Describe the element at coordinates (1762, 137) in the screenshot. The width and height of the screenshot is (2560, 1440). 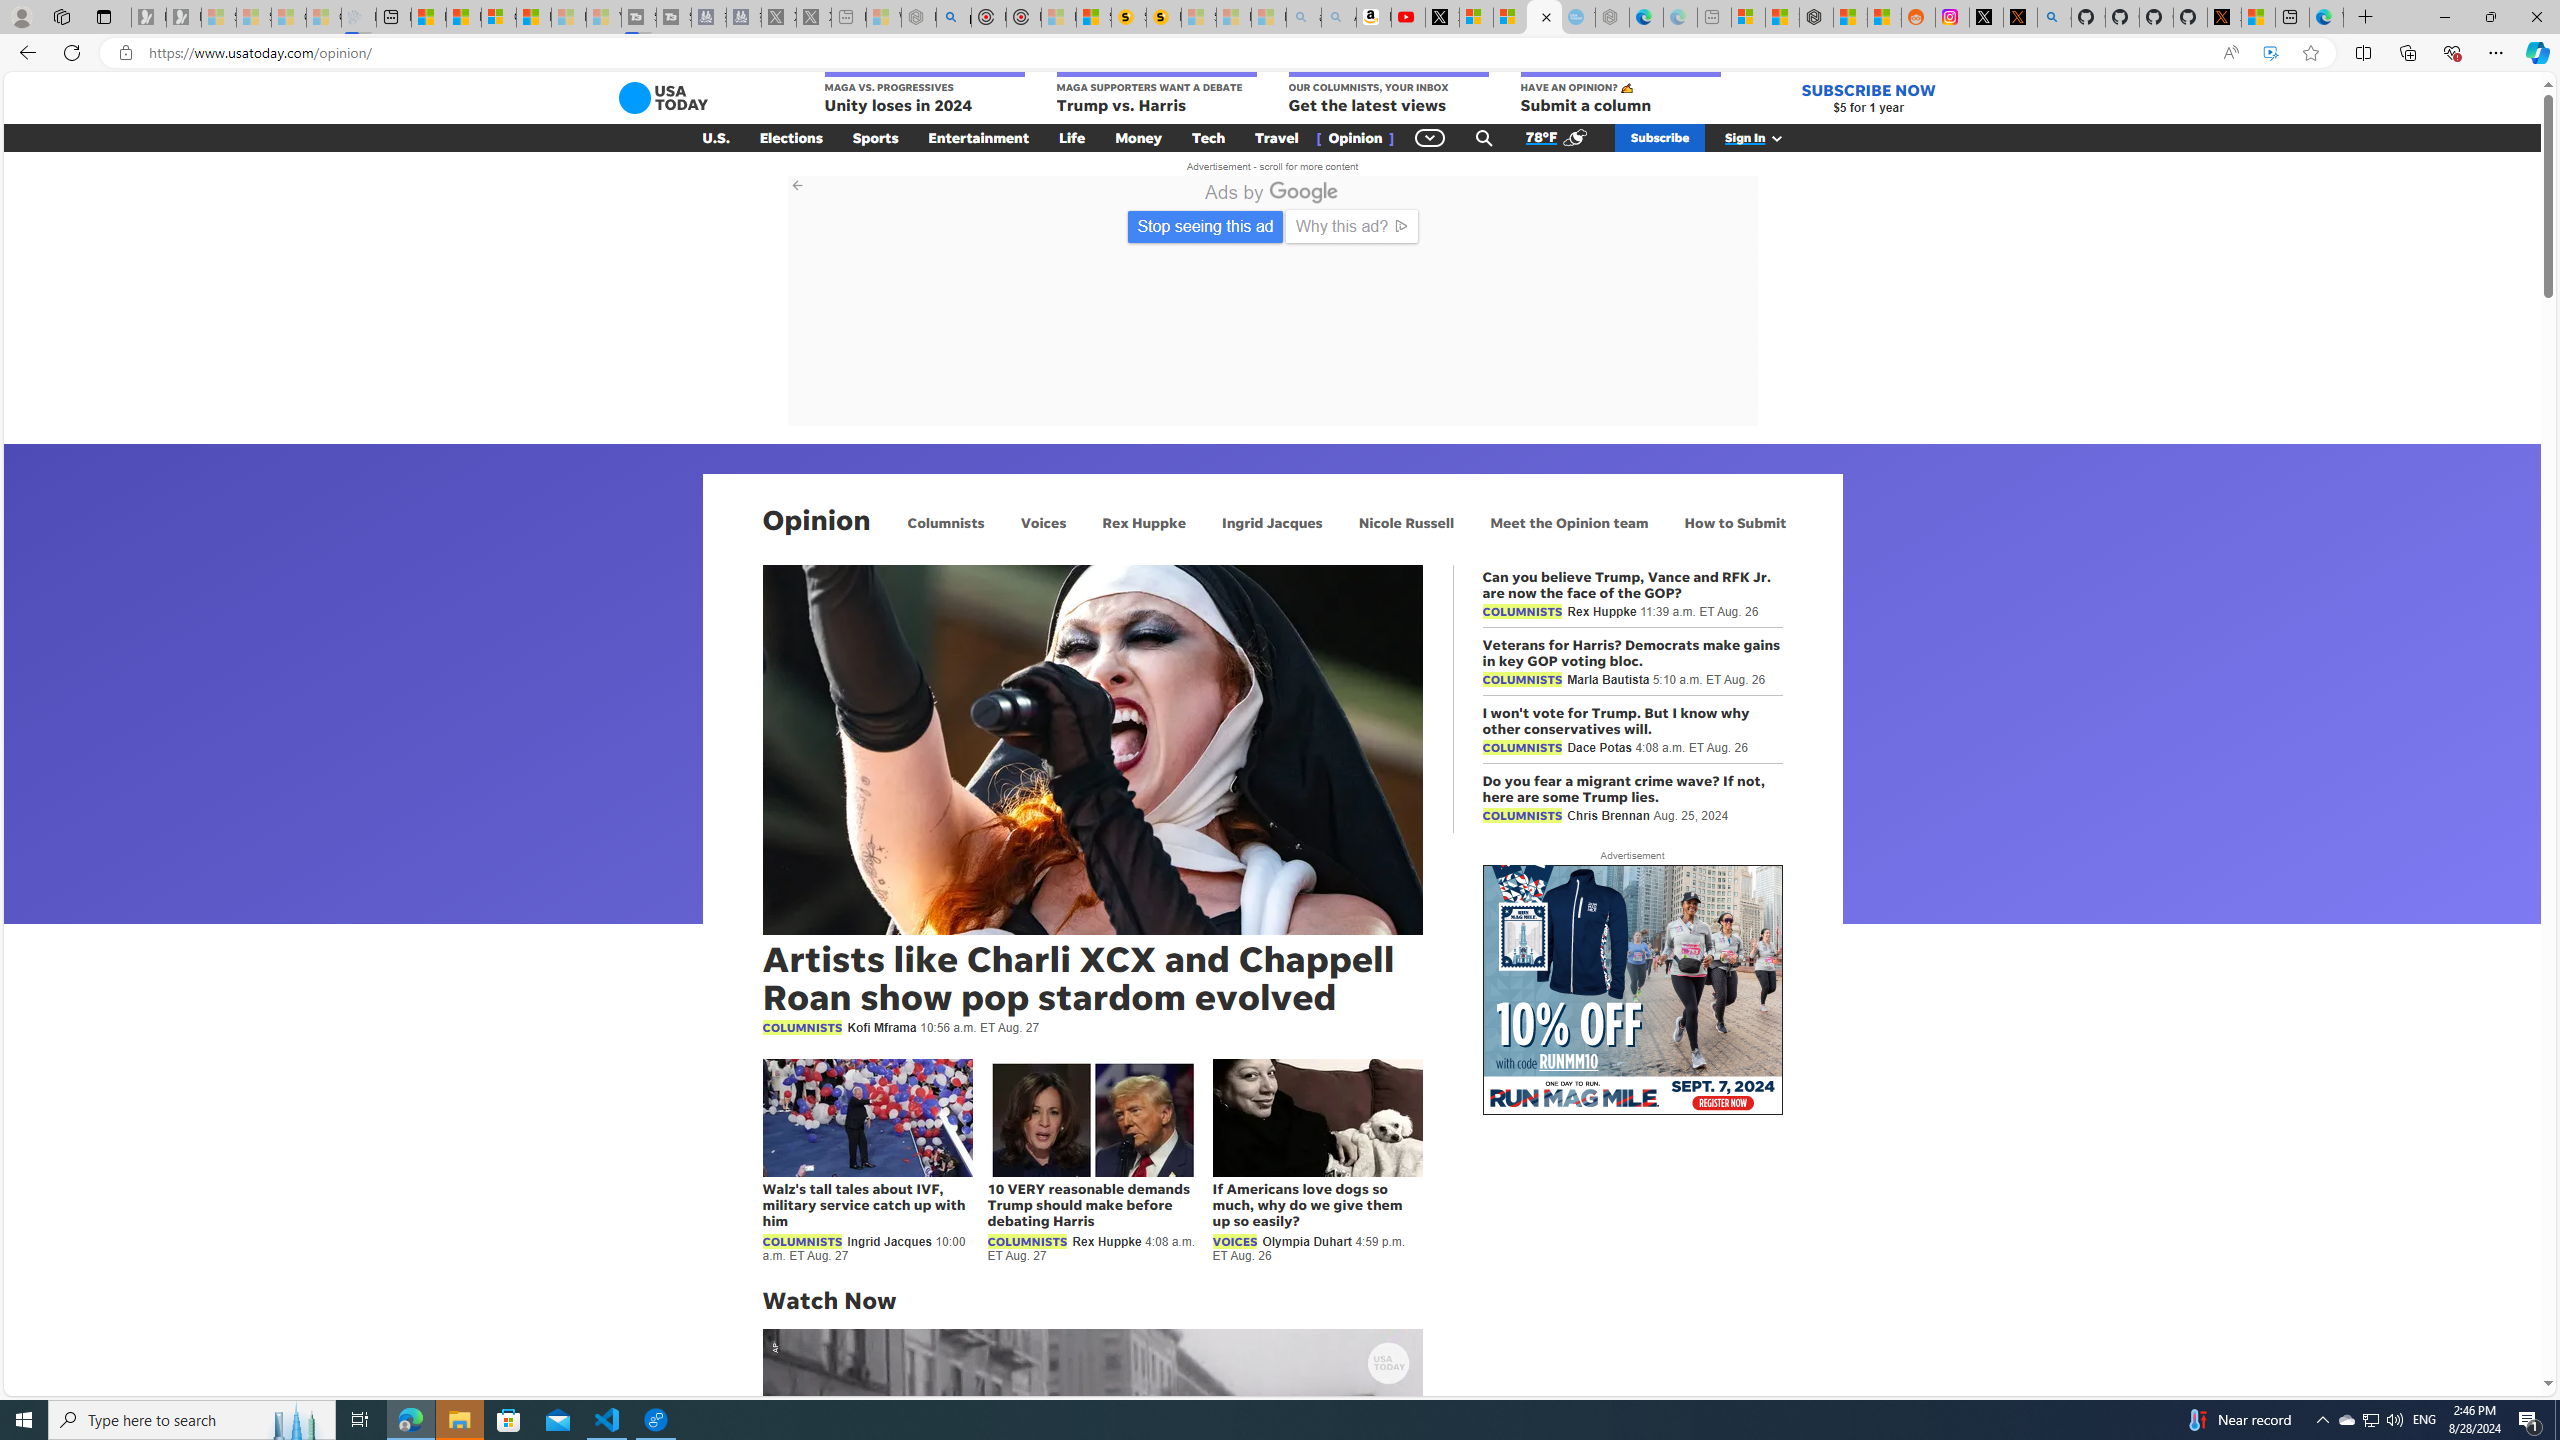
I see `'Sign In'` at that location.